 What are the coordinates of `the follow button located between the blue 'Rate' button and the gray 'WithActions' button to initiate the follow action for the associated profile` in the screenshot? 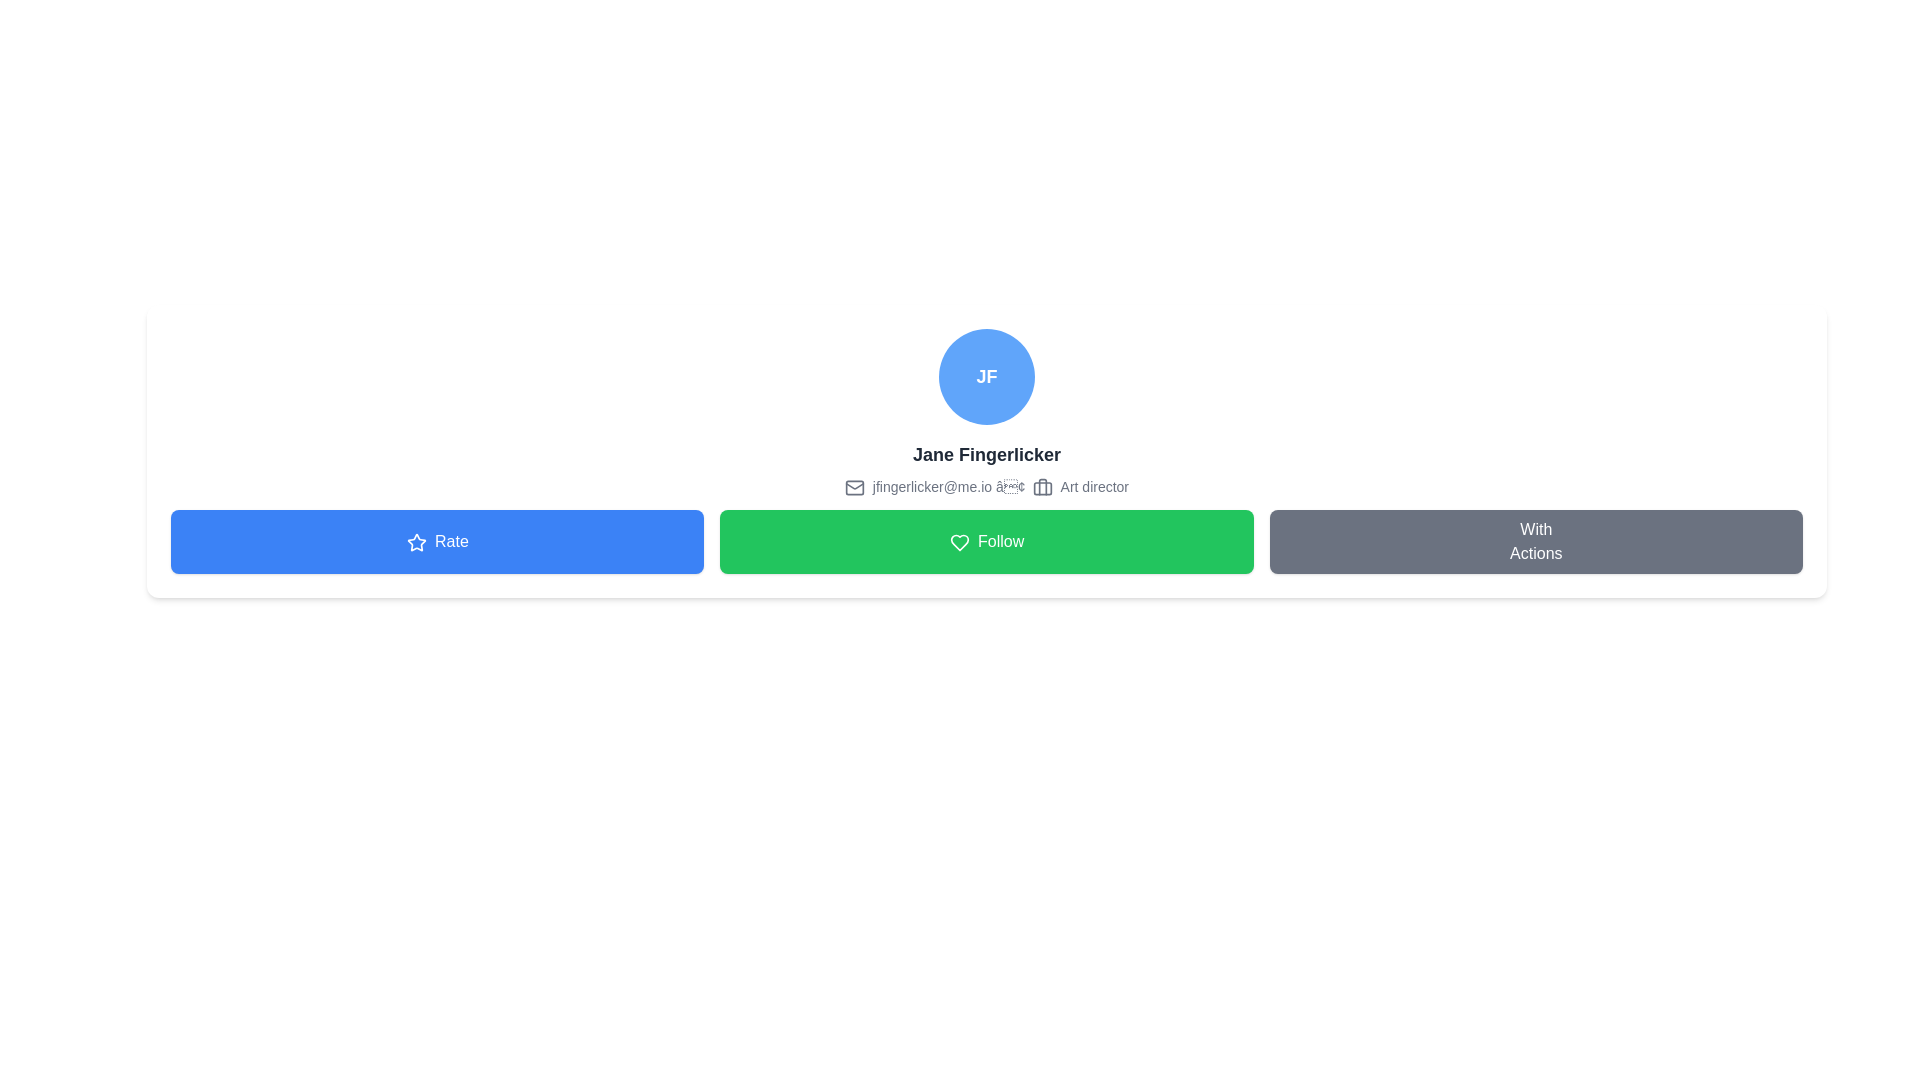 It's located at (987, 542).